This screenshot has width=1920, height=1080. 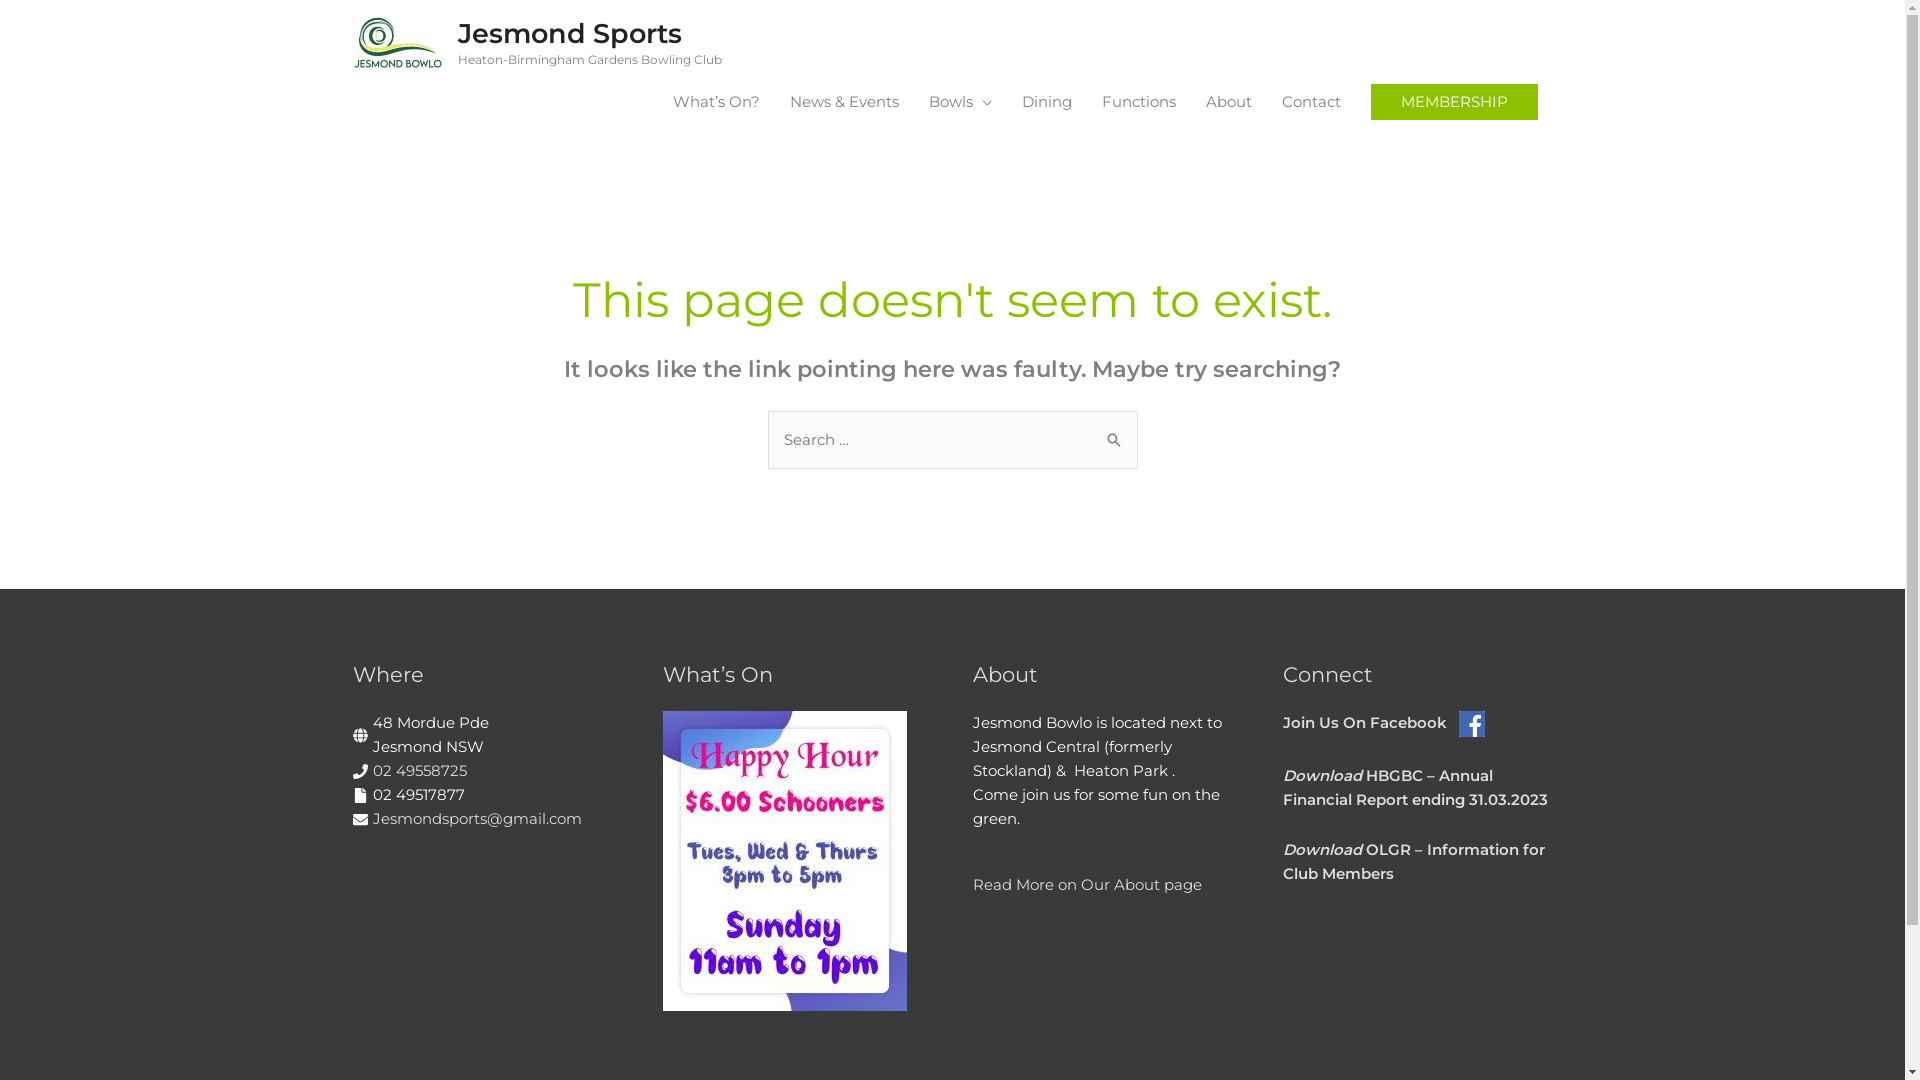 What do you see at coordinates (912, 101) in the screenshot?
I see `'Bowls'` at bounding box center [912, 101].